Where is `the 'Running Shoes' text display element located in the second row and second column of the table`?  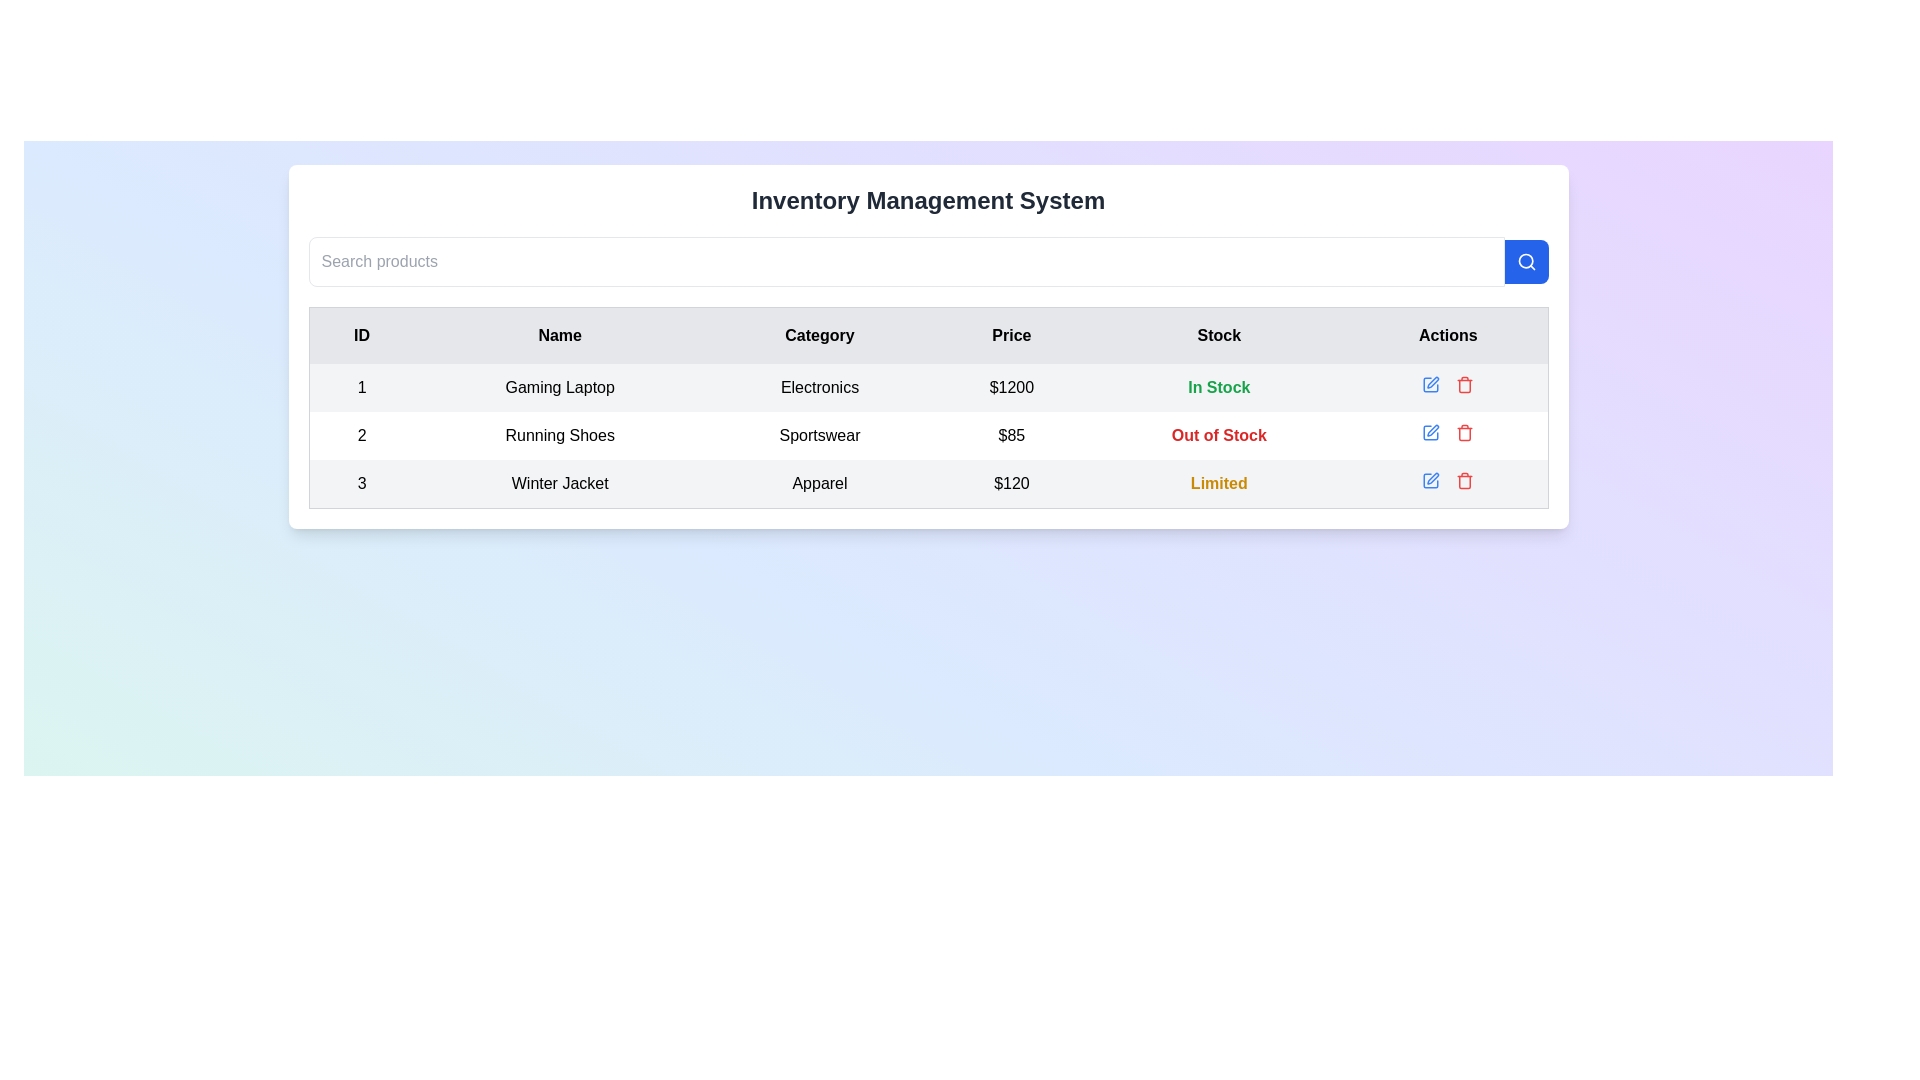
the 'Running Shoes' text display element located in the second row and second column of the table is located at coordinates (560, 434).